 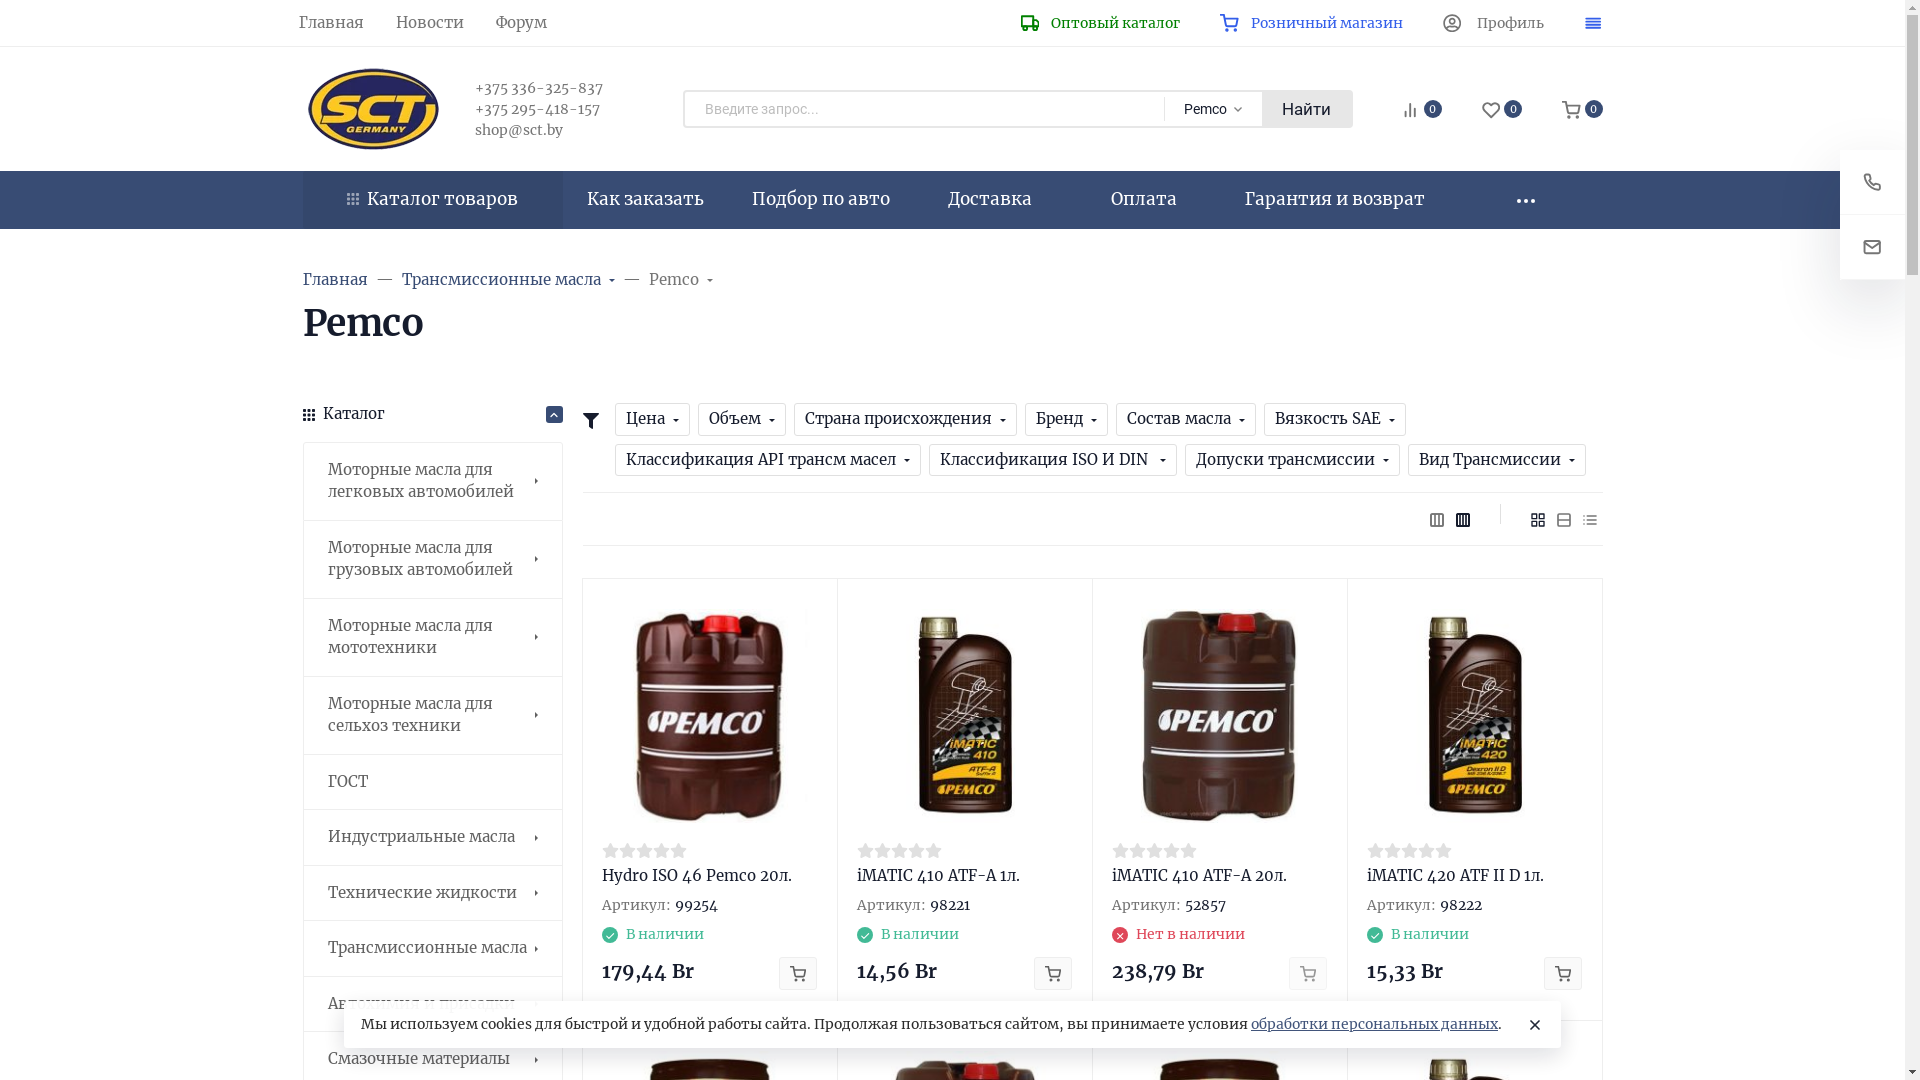 I want to click on 'SCT.BY', so click(x=371, y=108).